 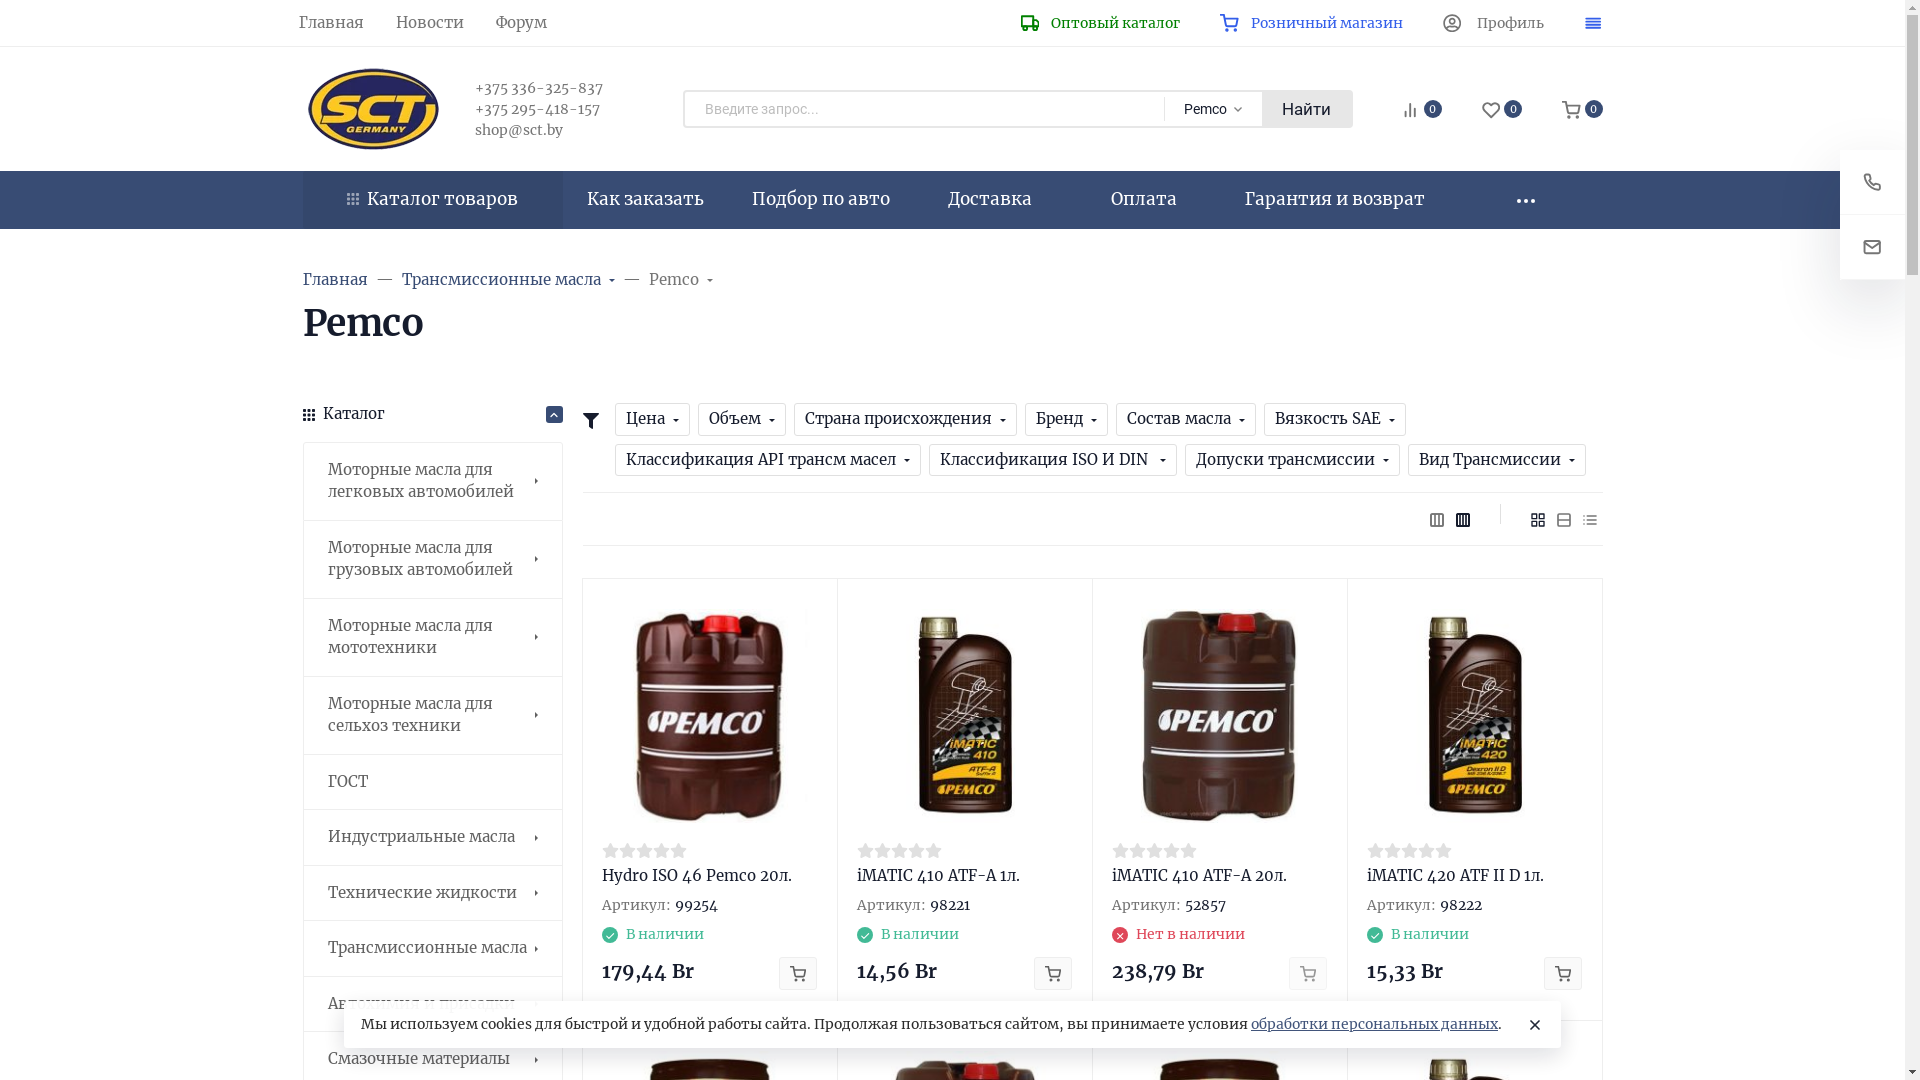 I want to click on 'SCT.BY', so click(x=371, y=108).